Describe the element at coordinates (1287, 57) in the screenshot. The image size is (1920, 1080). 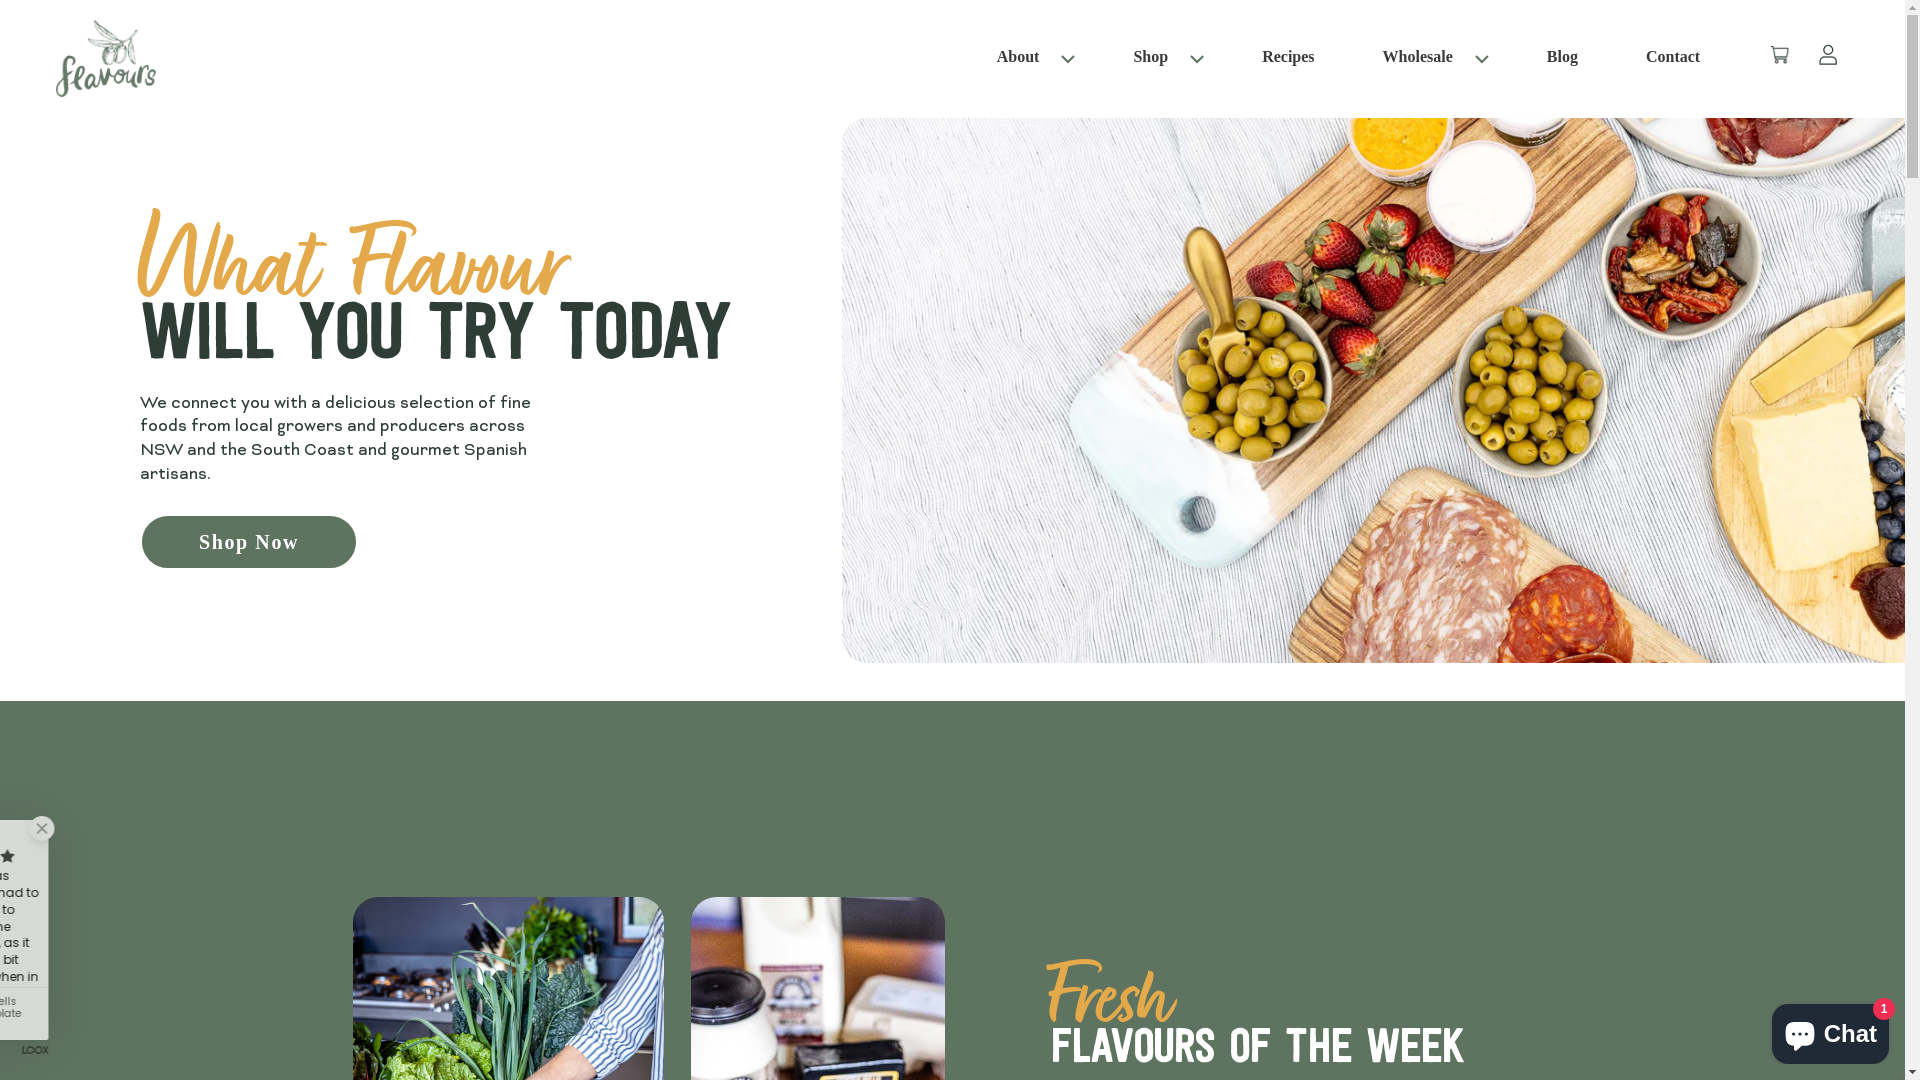
I see `'Recipes'` at that location.